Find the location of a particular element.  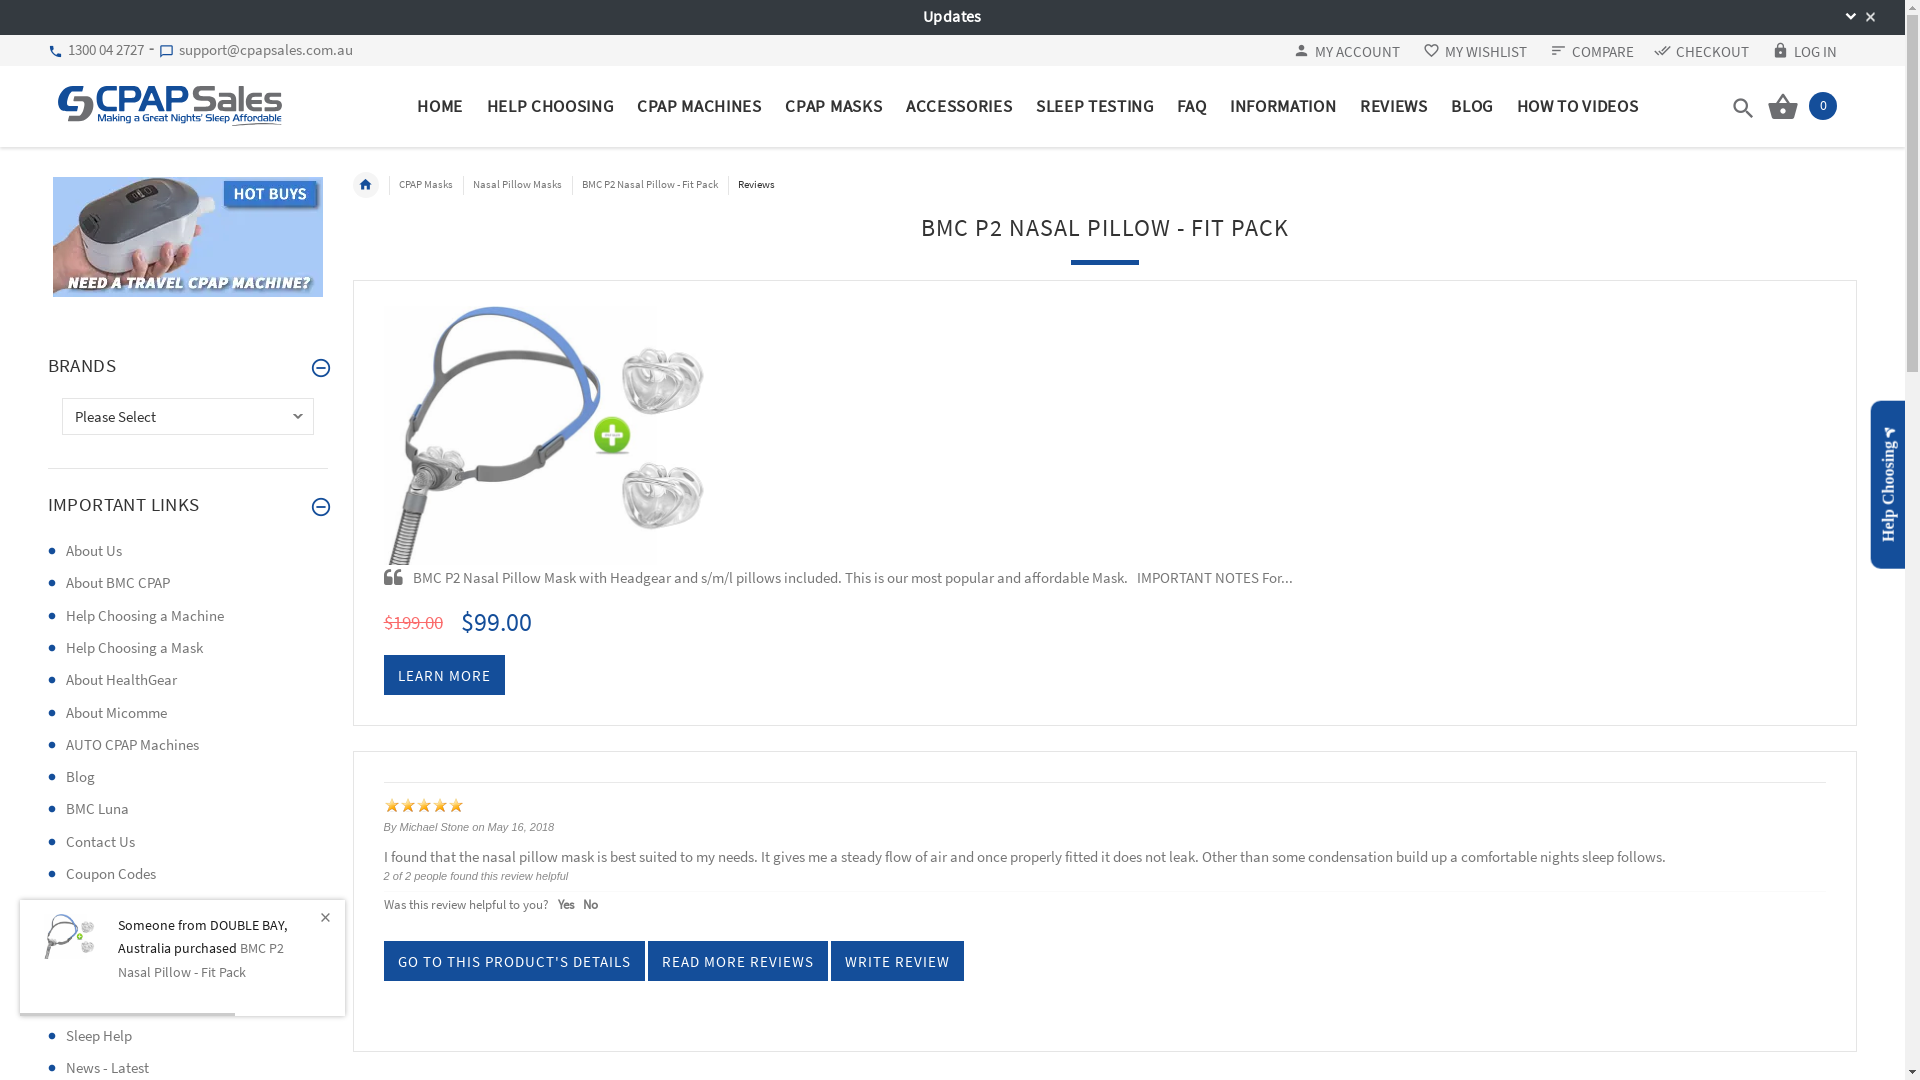

'Help Choosing a Machine' is located at coordinates (143, 614).